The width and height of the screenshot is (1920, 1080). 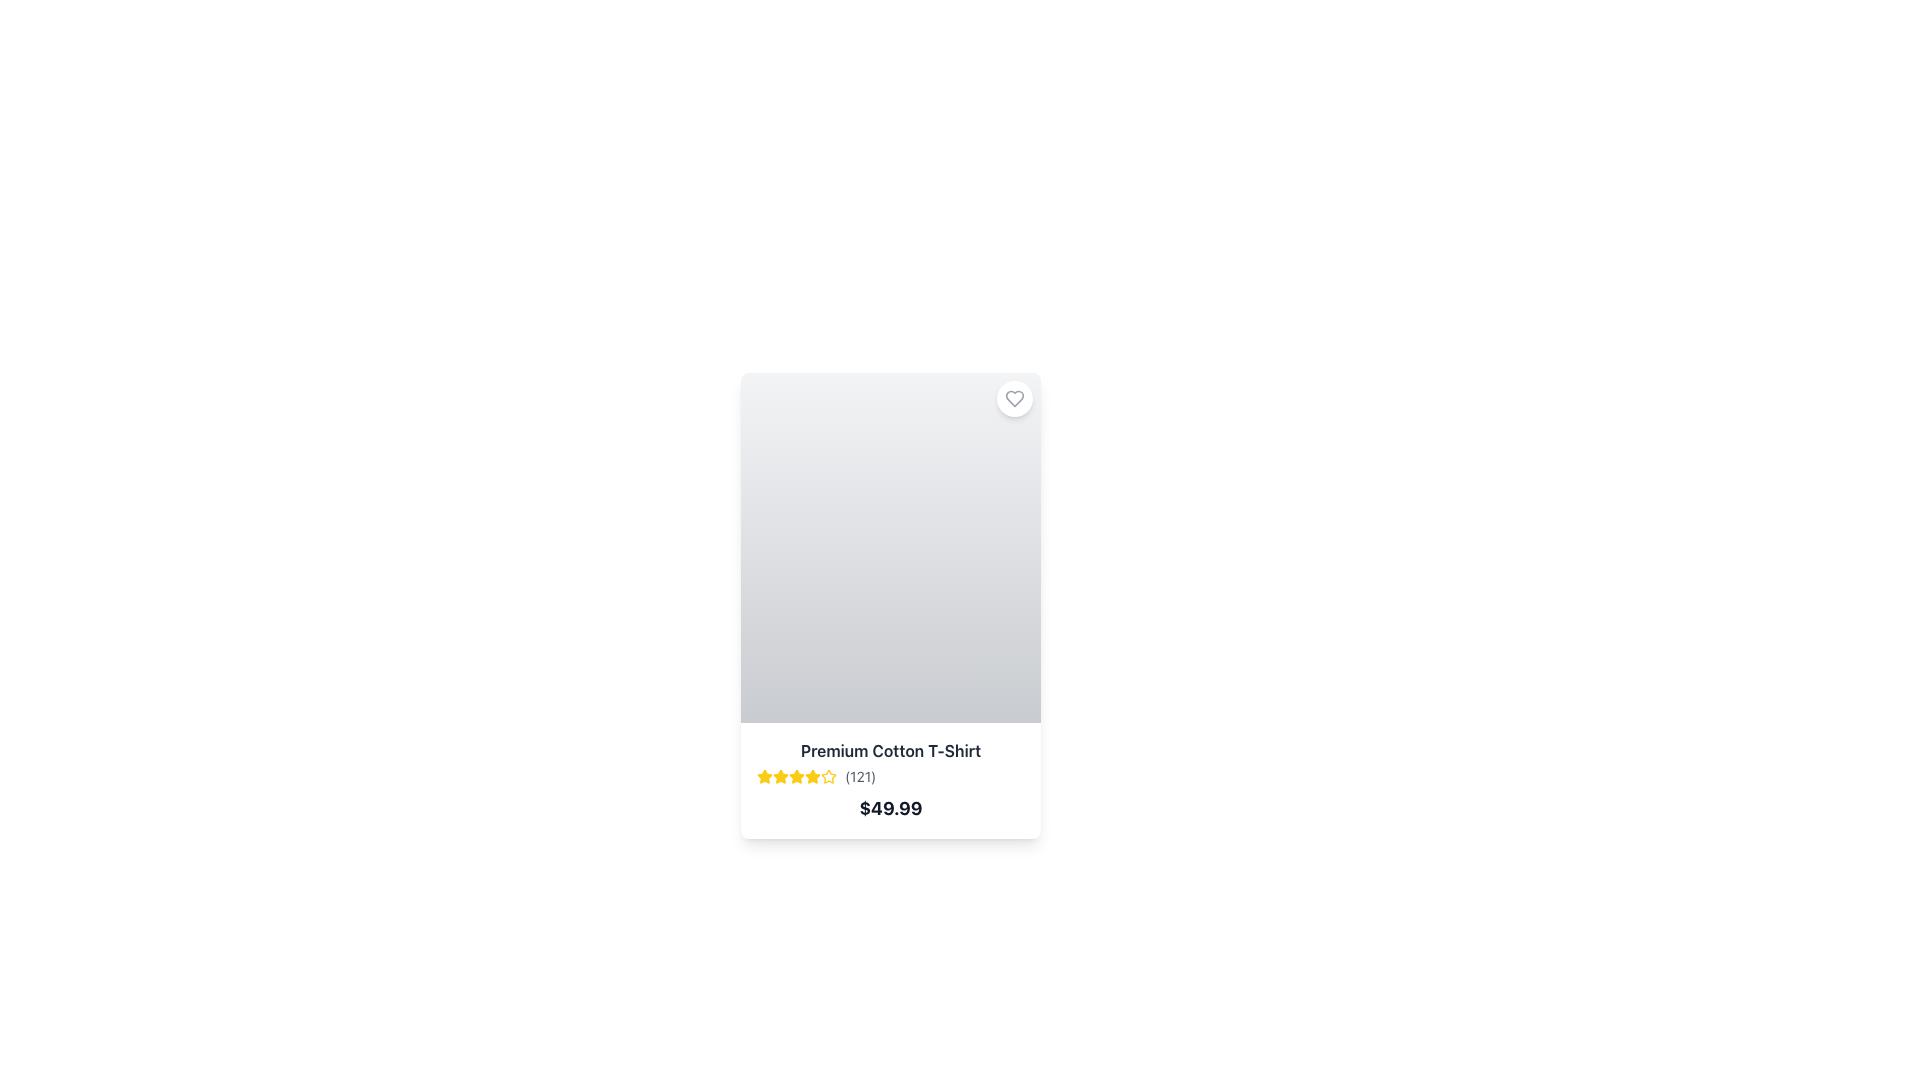 I want to click on the fourth star icon in the rating system to interact with it, so click(x=795, y=775).